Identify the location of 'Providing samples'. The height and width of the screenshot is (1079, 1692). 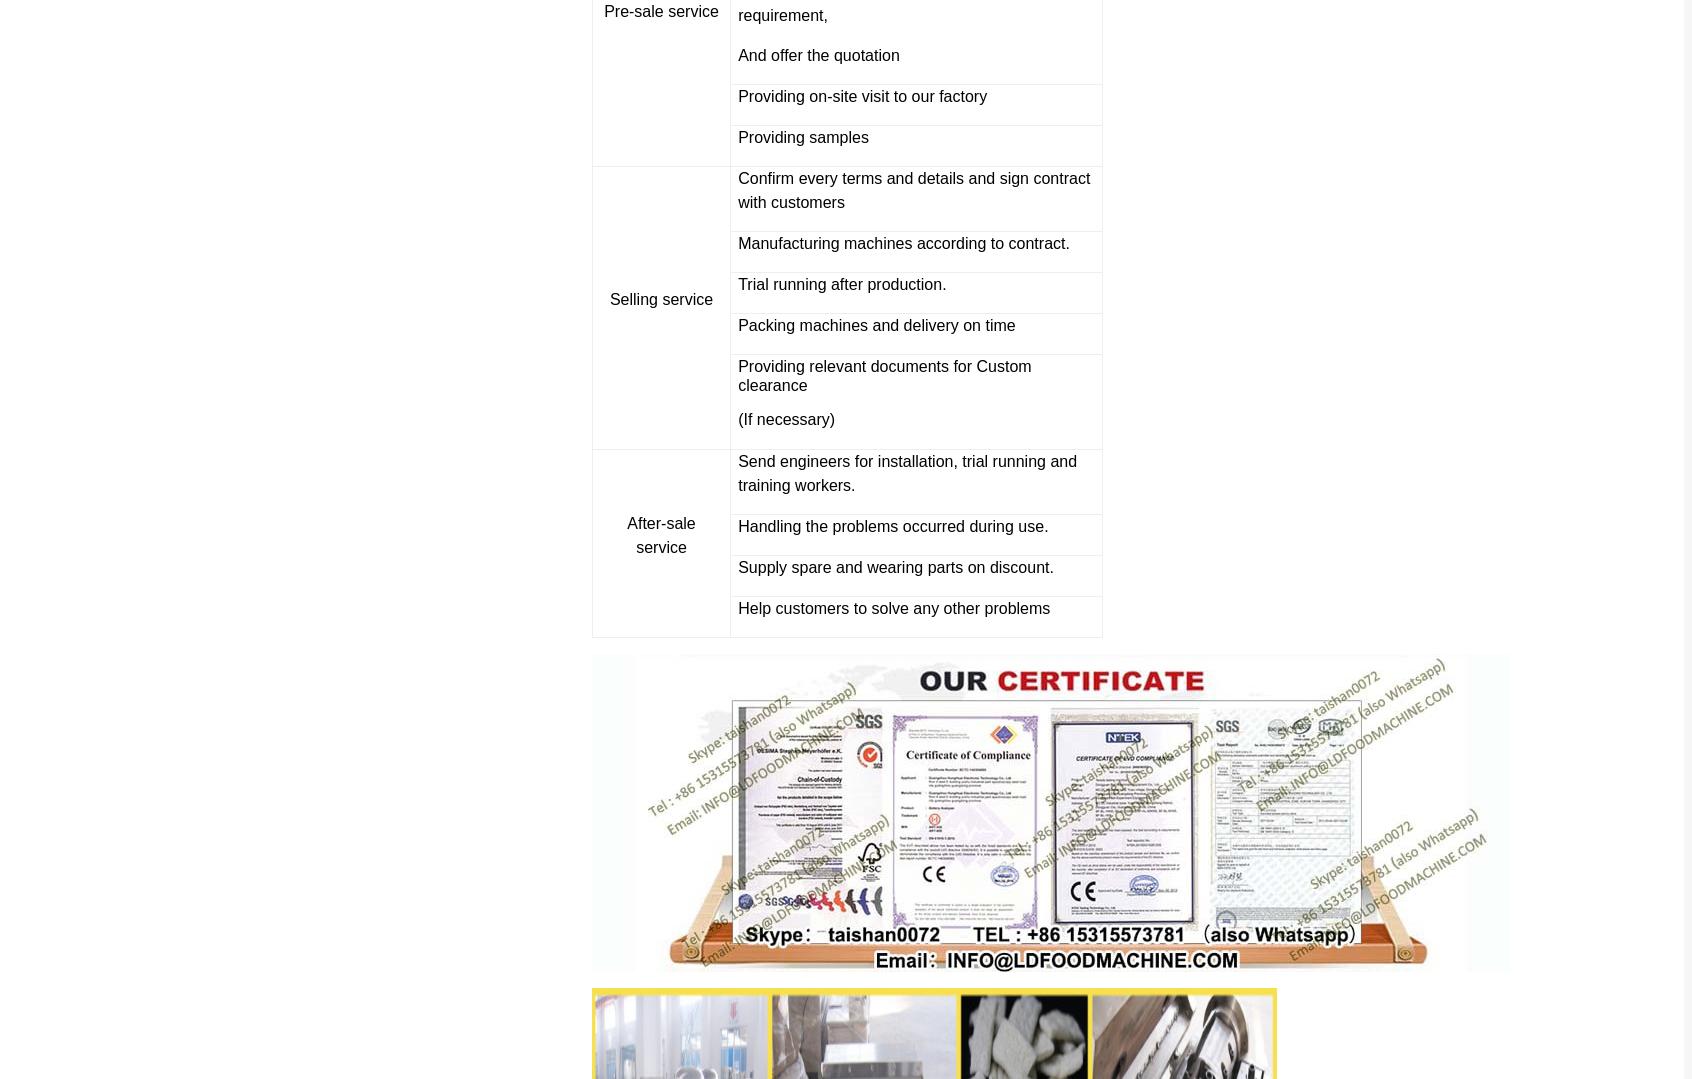
(803, 136).